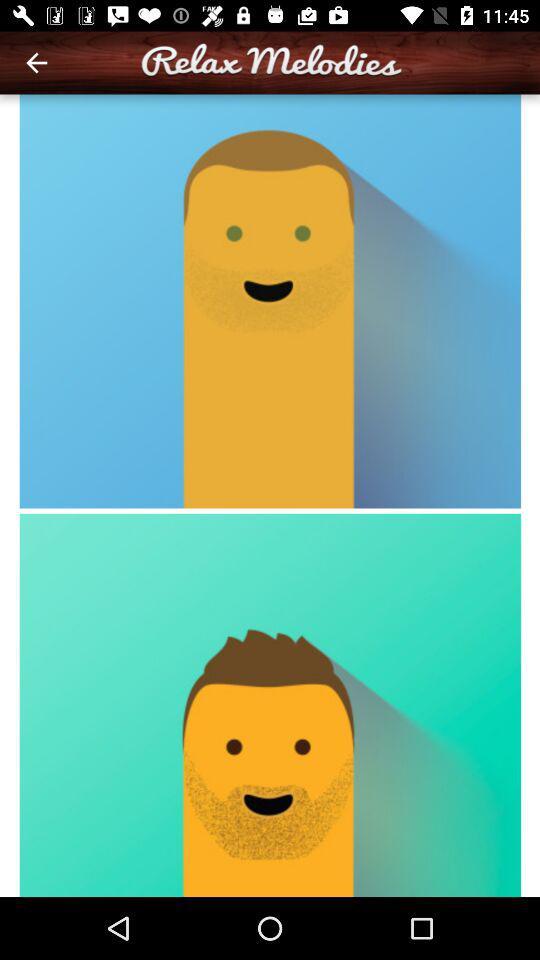 The width and height of the screenshot is (540, 960). What do you see at coordinates (270, 494) in the screenshot?
I see `song selection button` at bounding box center [270, 494].